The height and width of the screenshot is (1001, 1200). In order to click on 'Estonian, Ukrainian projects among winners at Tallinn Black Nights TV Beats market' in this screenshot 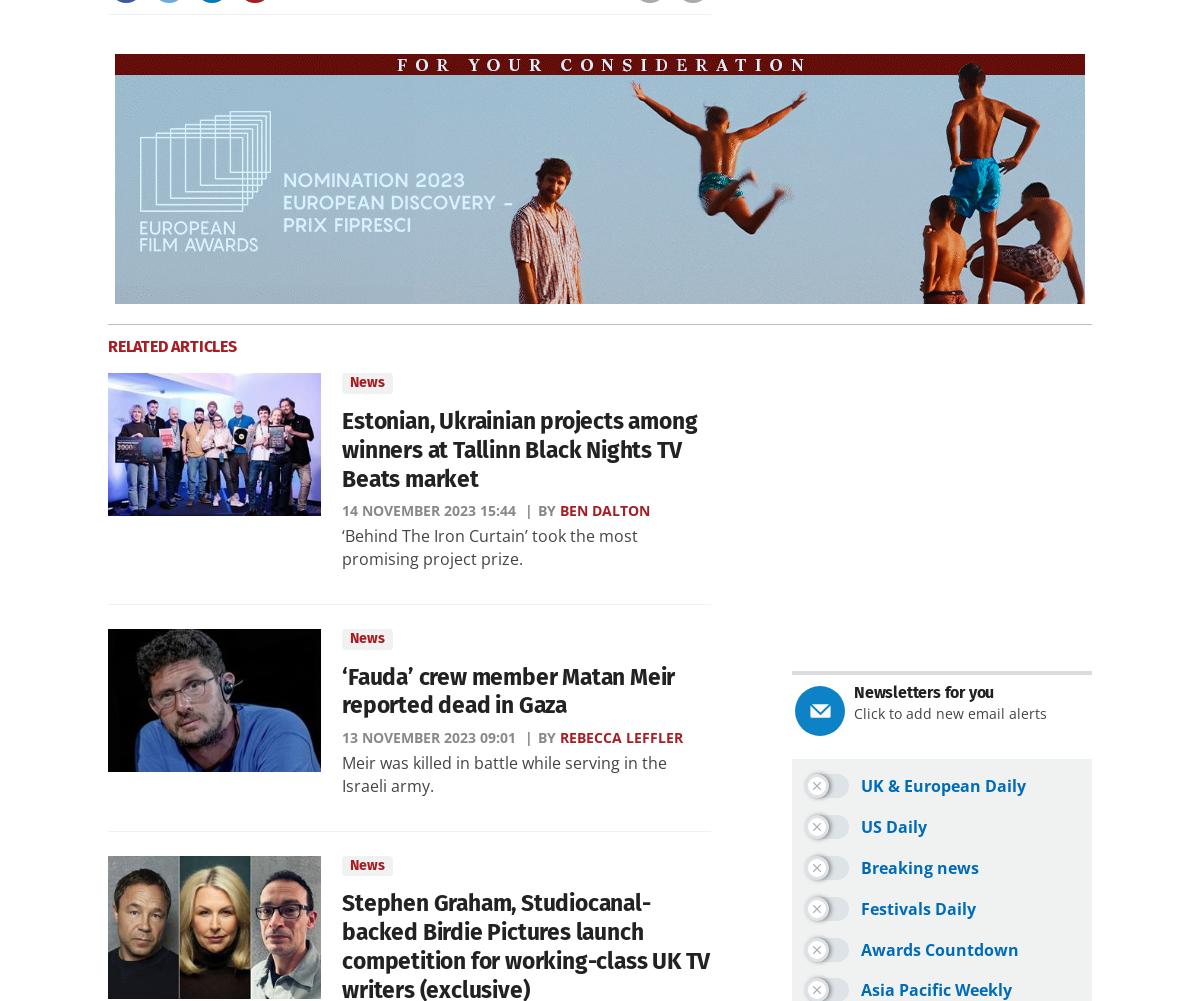, I will do `click(518, 449)`.